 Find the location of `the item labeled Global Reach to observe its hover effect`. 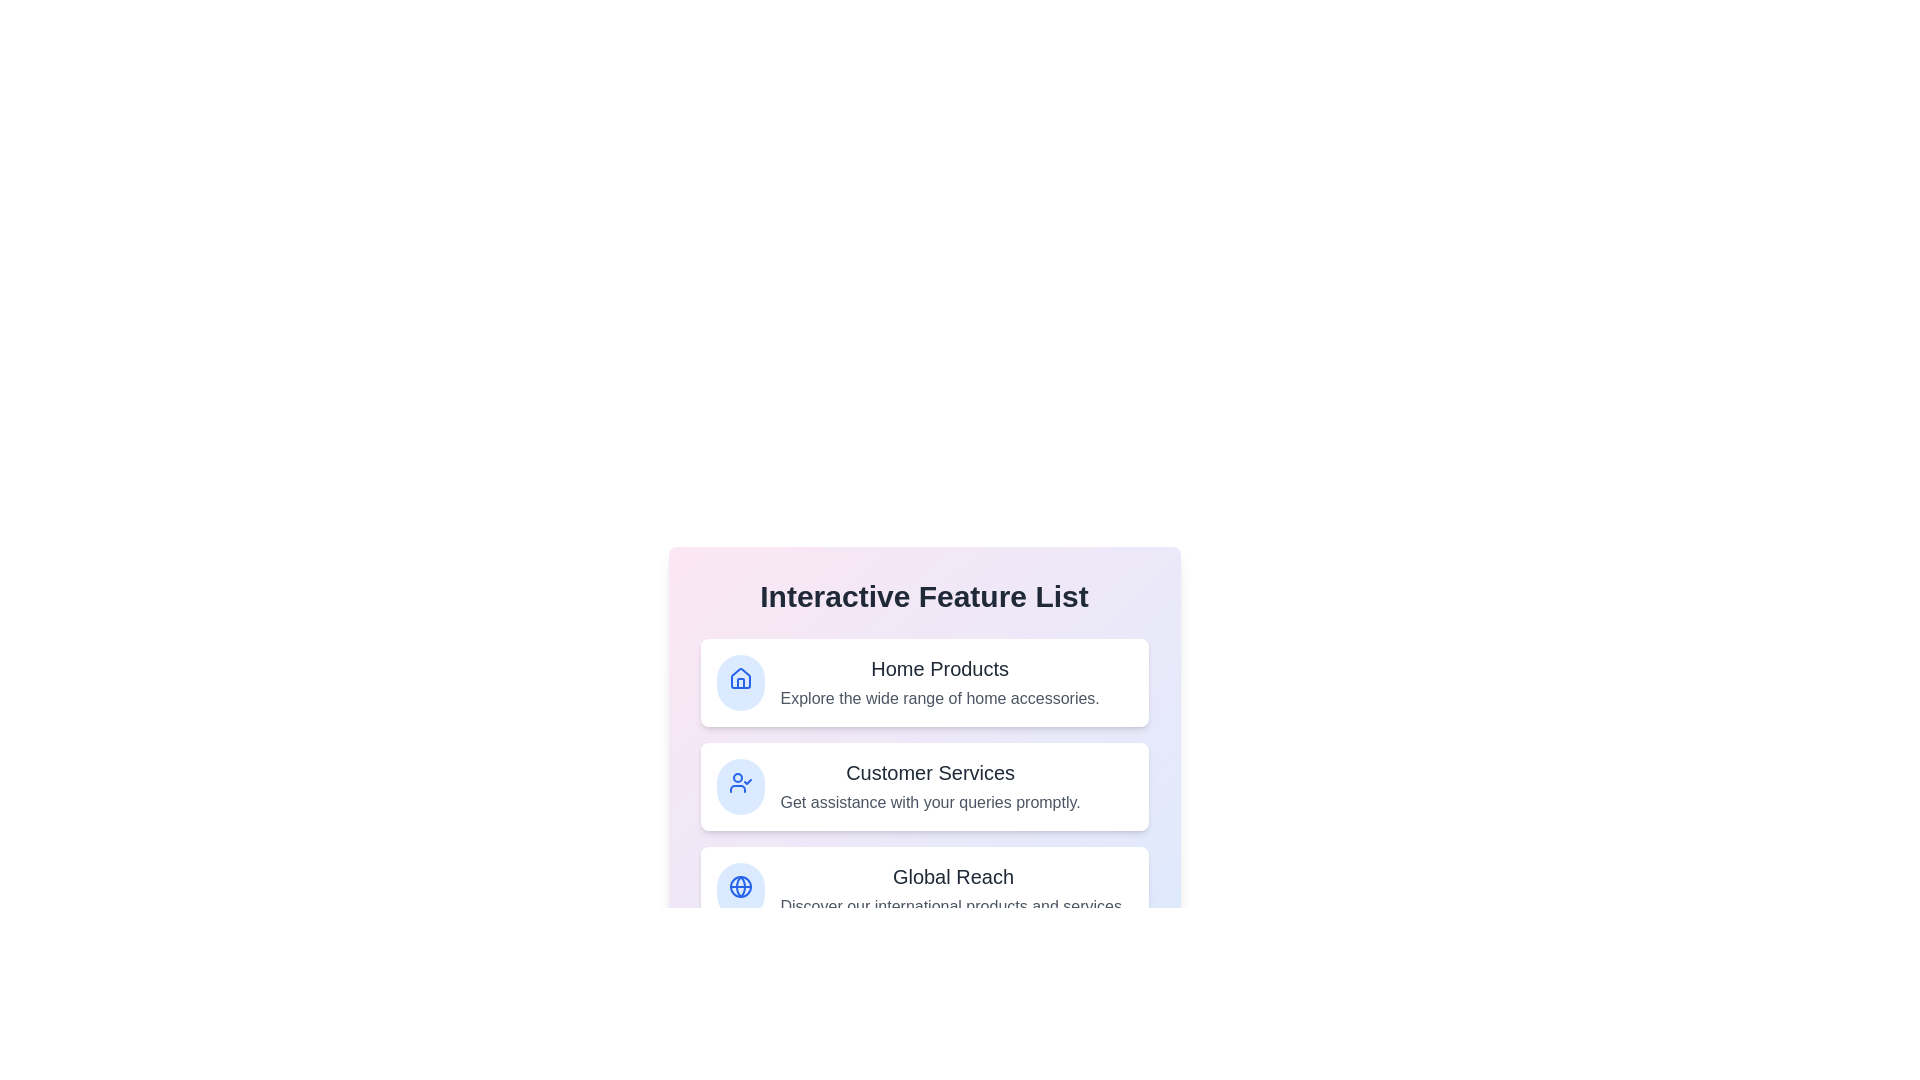

the item labeled Global Reach to observe its hover effect is located at coordinates (923, 890).